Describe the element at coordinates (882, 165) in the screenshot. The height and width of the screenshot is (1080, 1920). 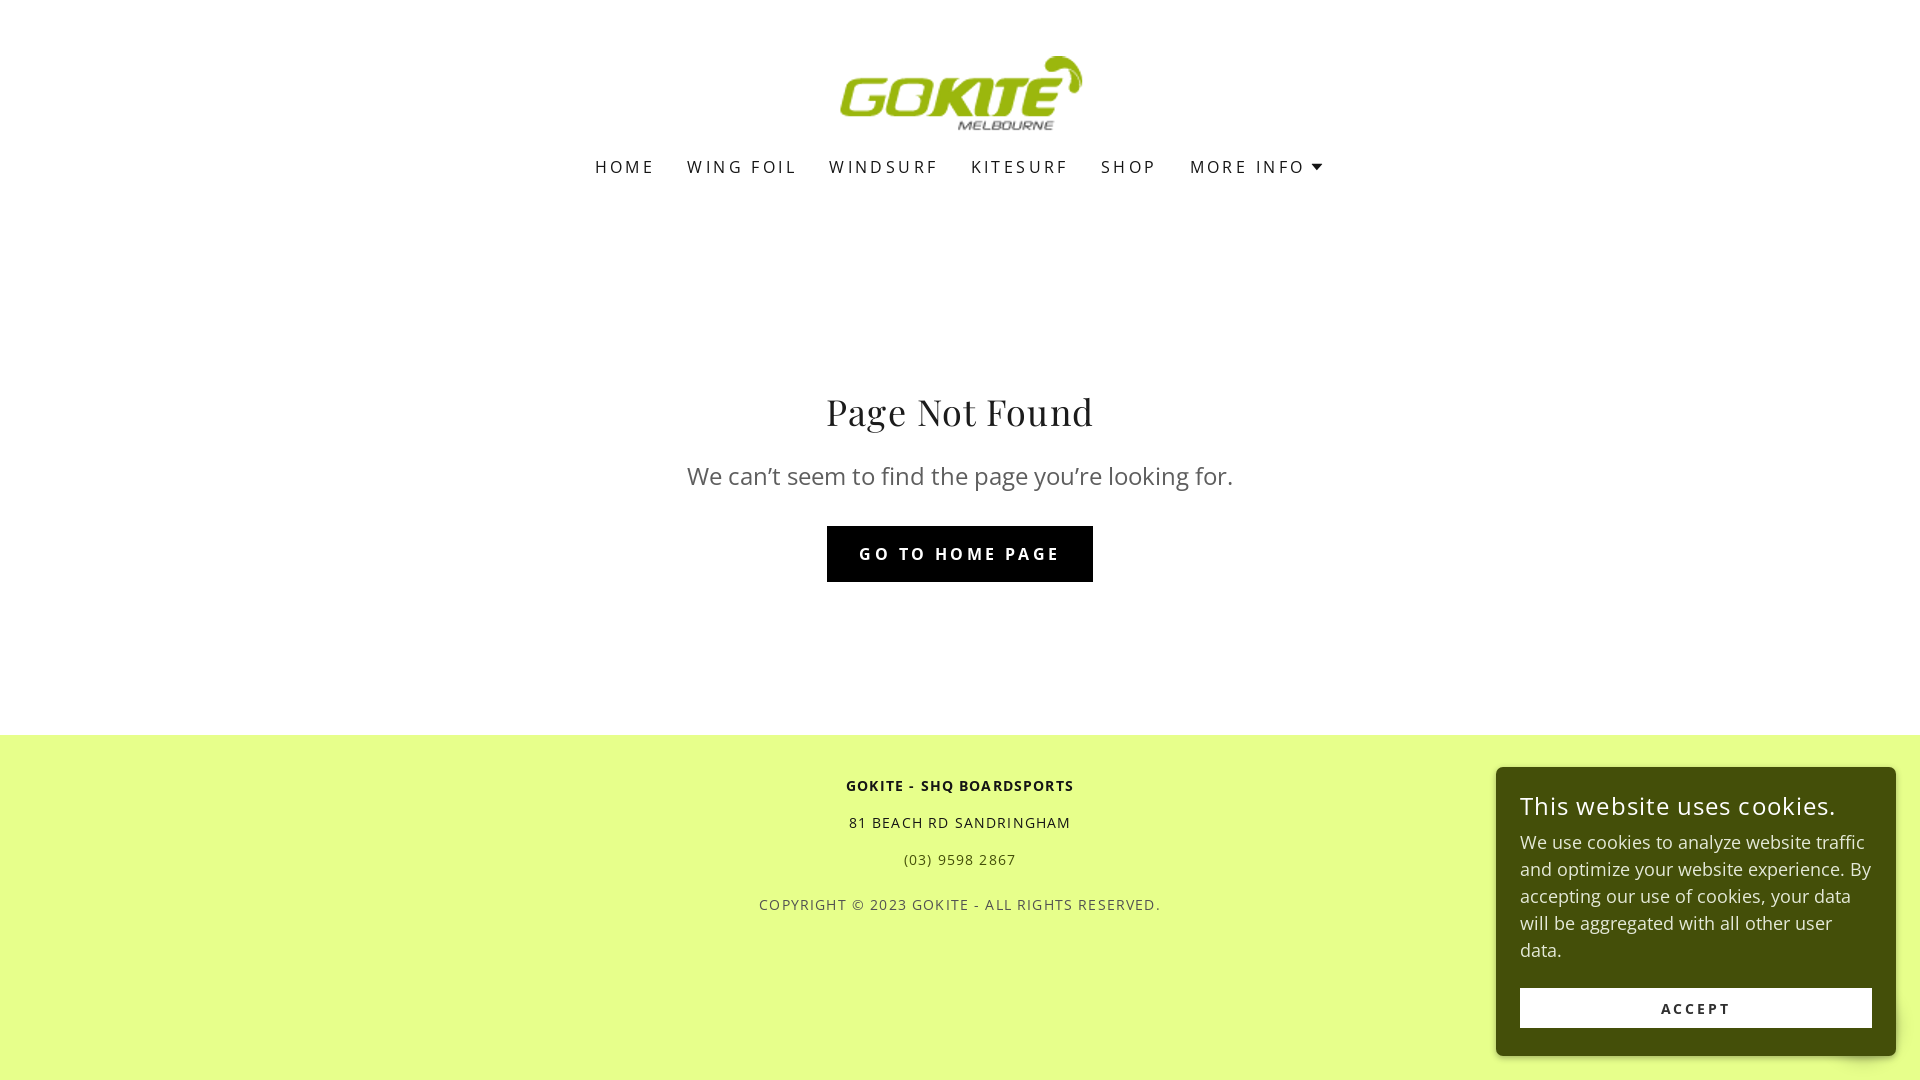
I see `'WINDSURF'` at that location.